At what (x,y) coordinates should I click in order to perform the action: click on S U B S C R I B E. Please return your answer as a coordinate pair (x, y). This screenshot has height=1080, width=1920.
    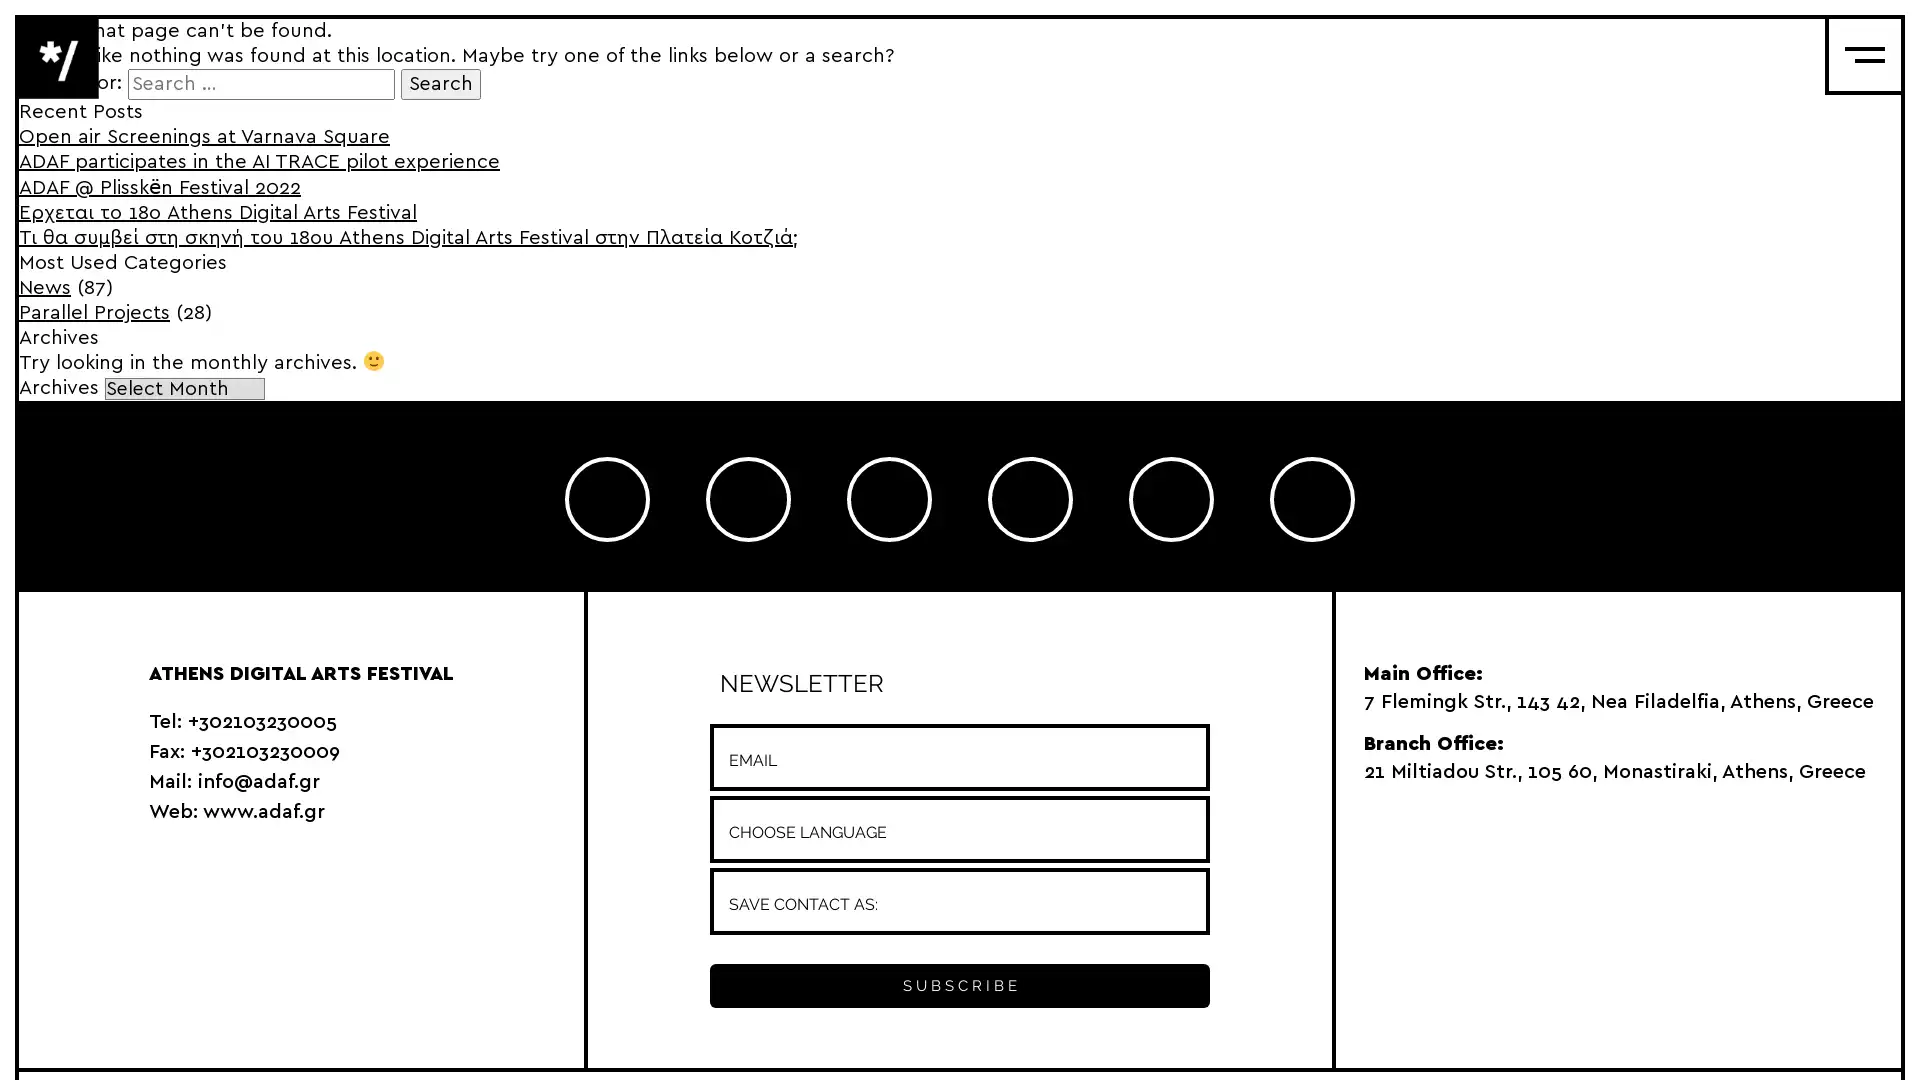
    Looking at the image, I should click on (958, 983).